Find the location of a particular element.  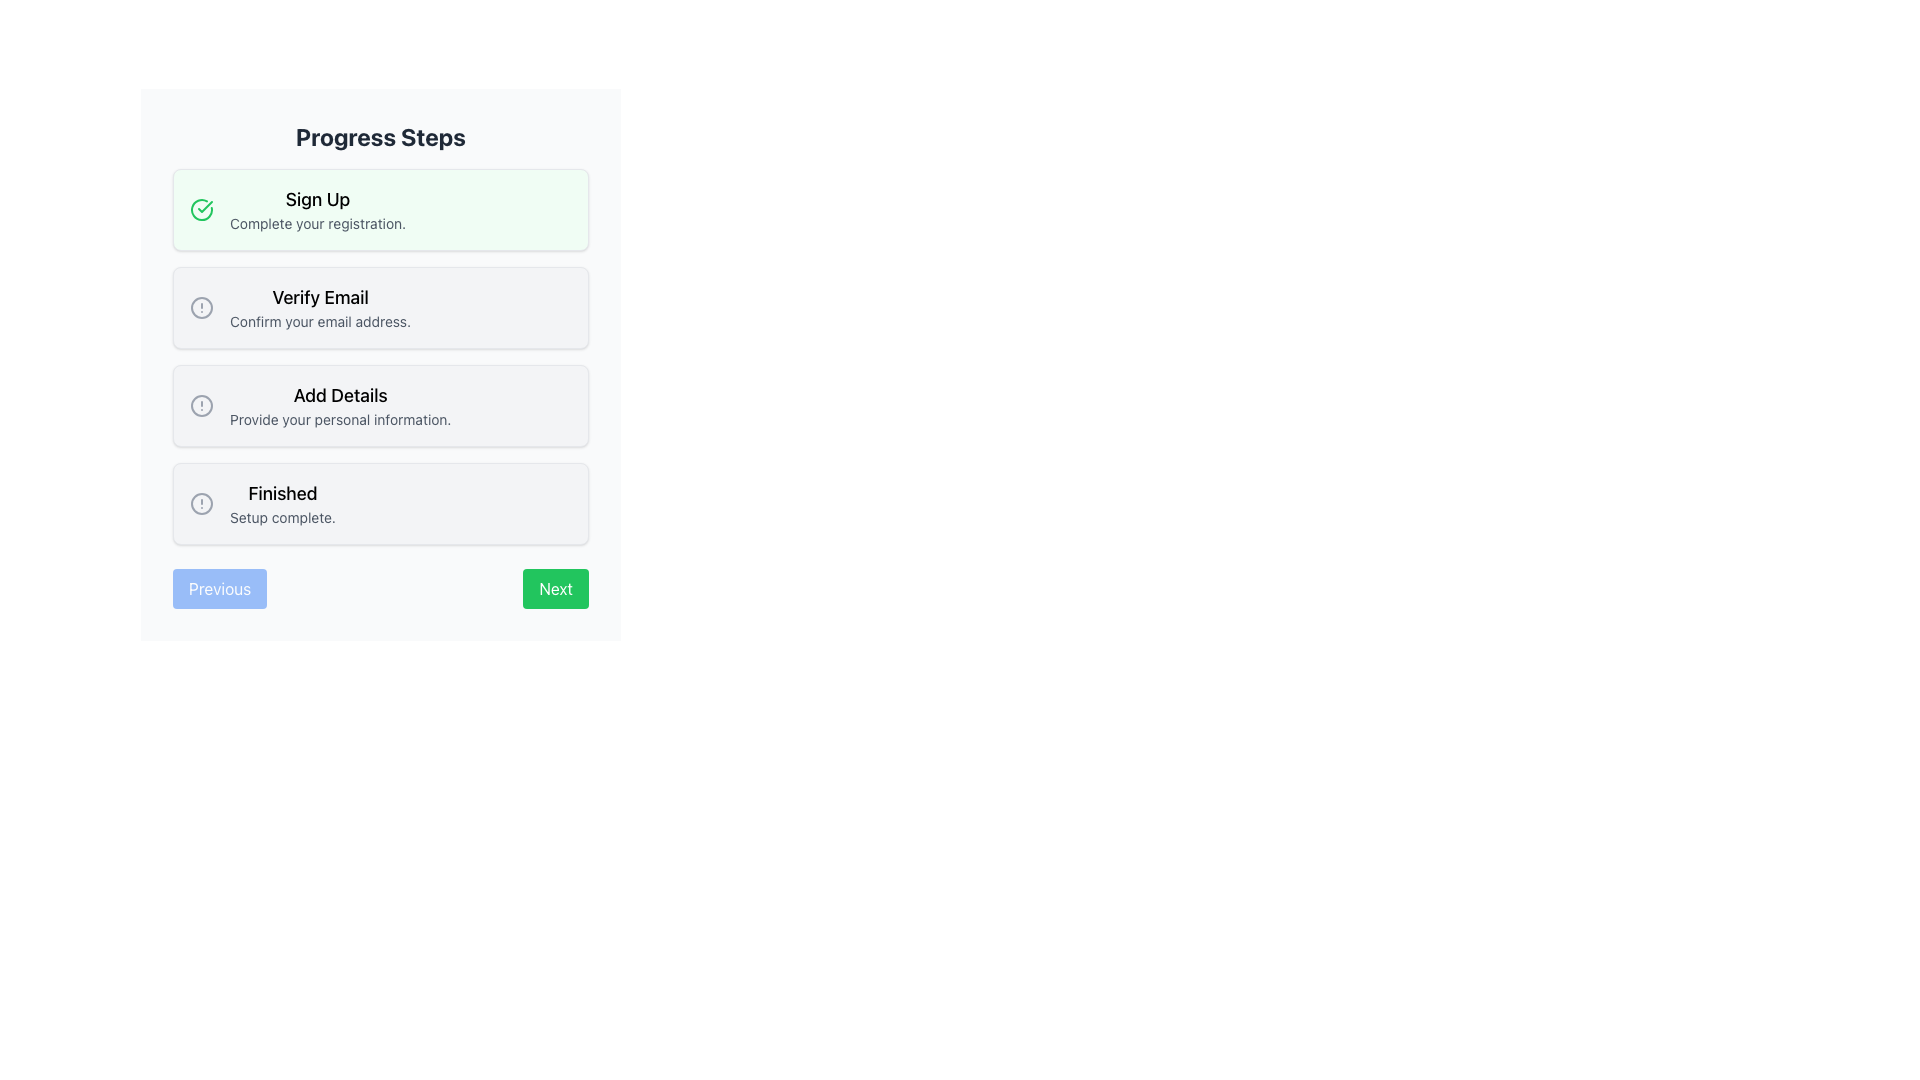

the text block that includes 'Add Details' and 'Provide your personal information.' located in the third item of the vertical list of progress steps is located at coordinates (340, 405).